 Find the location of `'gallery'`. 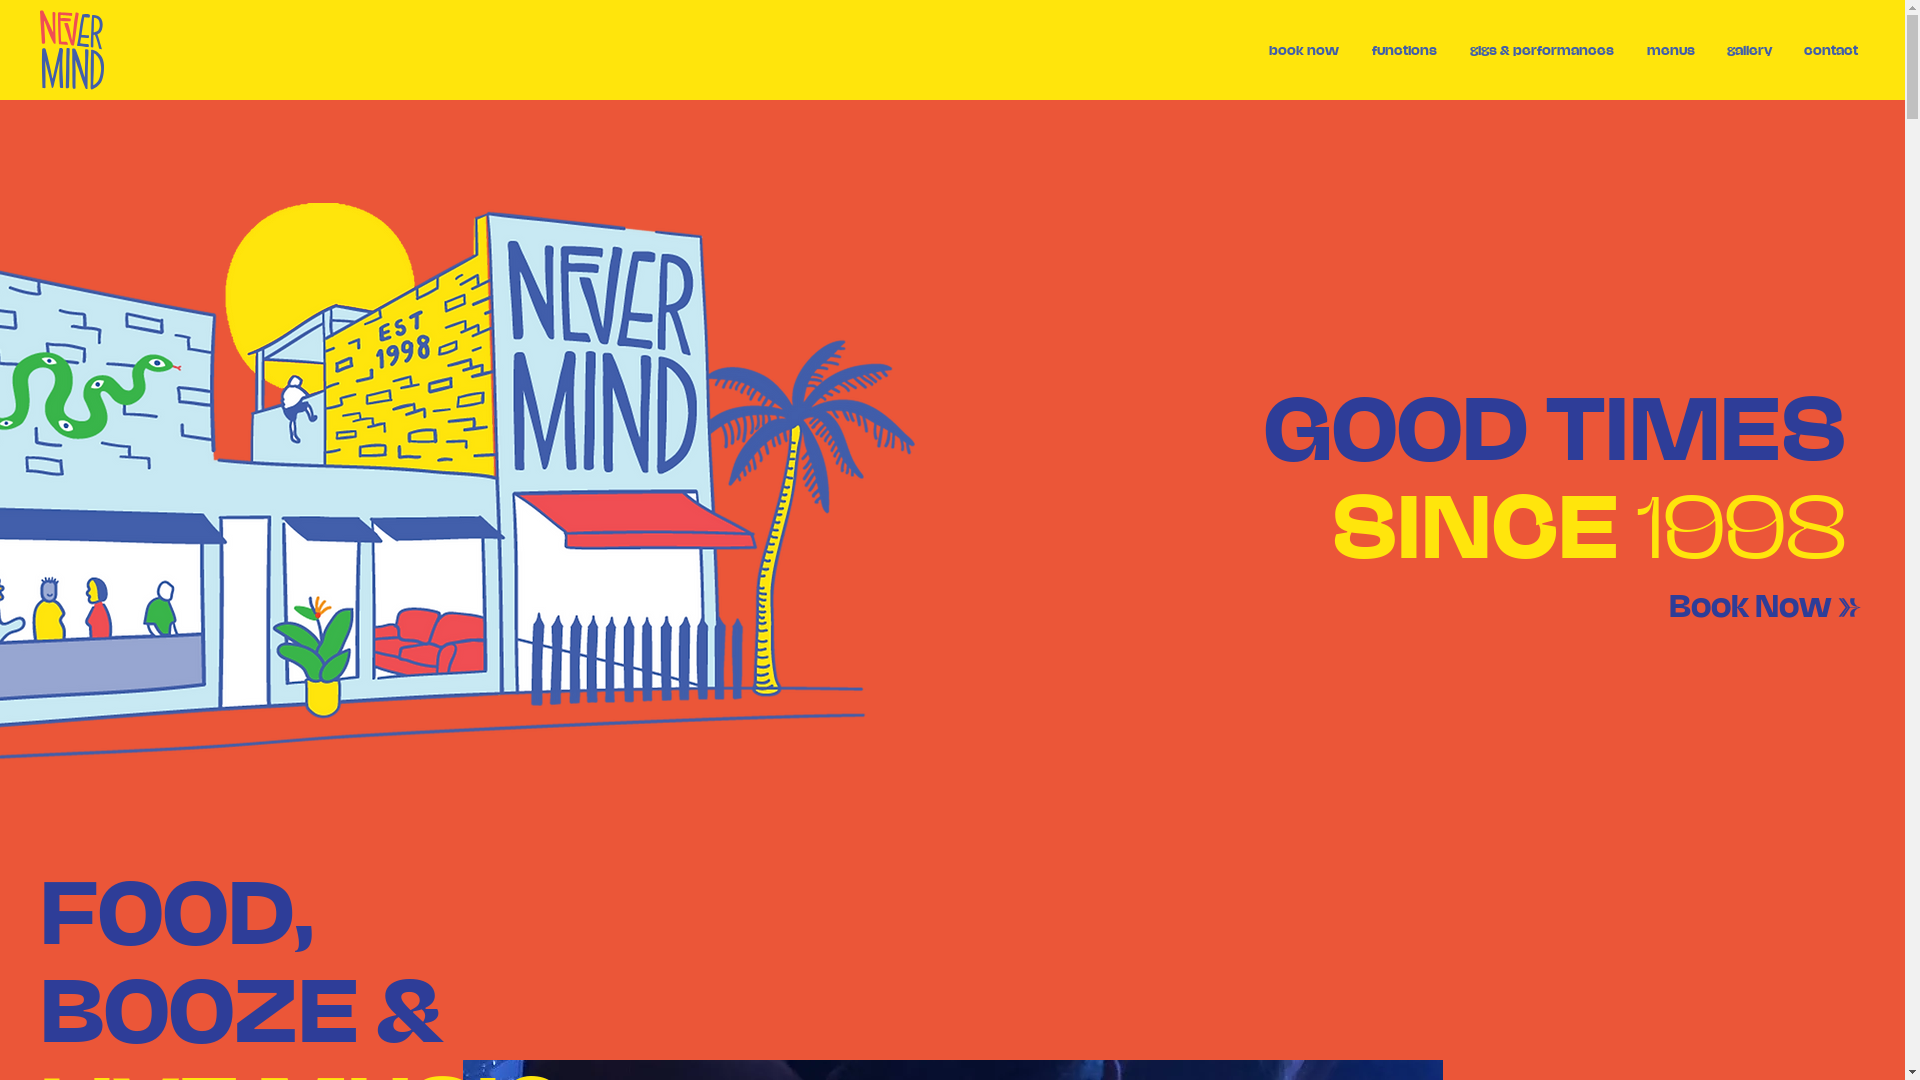

'gallery' is located at coordinates (1748, 48).